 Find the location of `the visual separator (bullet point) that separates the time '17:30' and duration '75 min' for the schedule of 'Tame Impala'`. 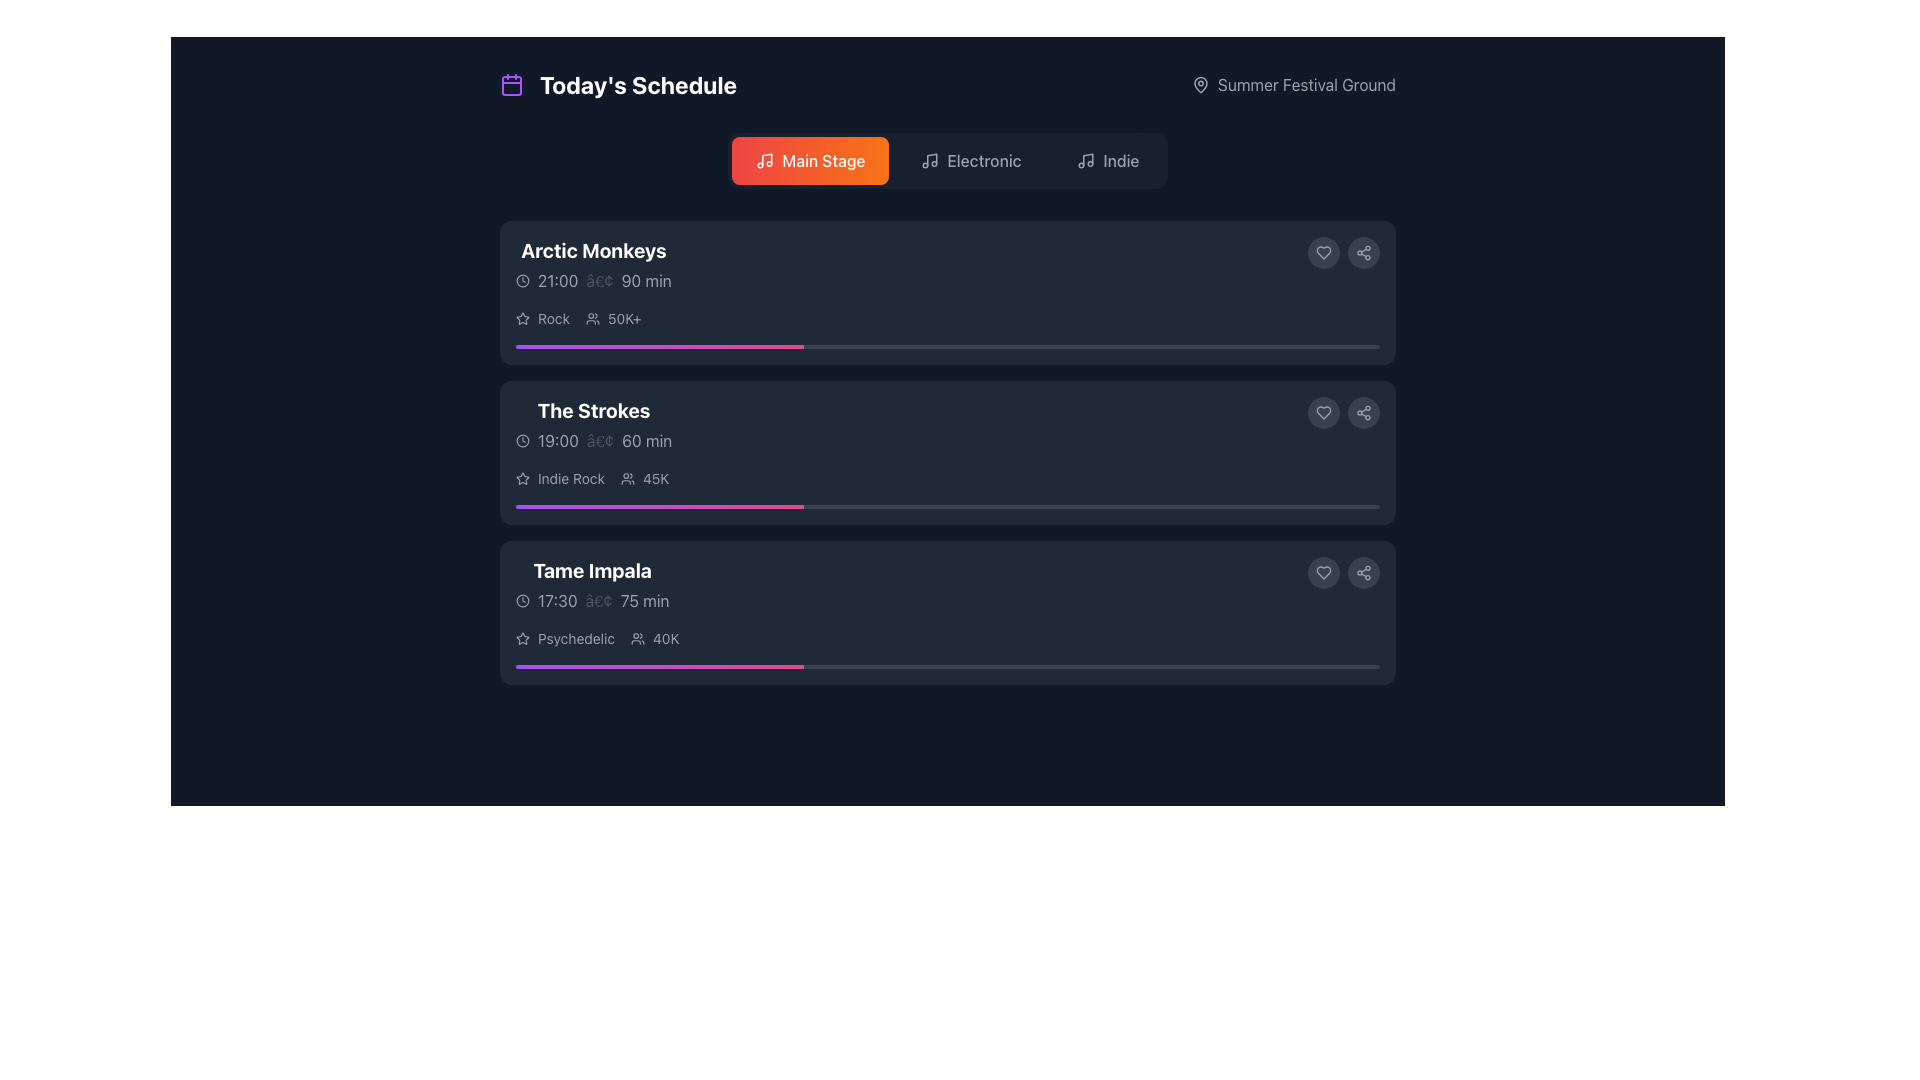

the visual separator (bullet point) that separates the time '17:30' and duration '75 min' for the schedule of 'Tame Impala' is located at coordinates (598, 600).